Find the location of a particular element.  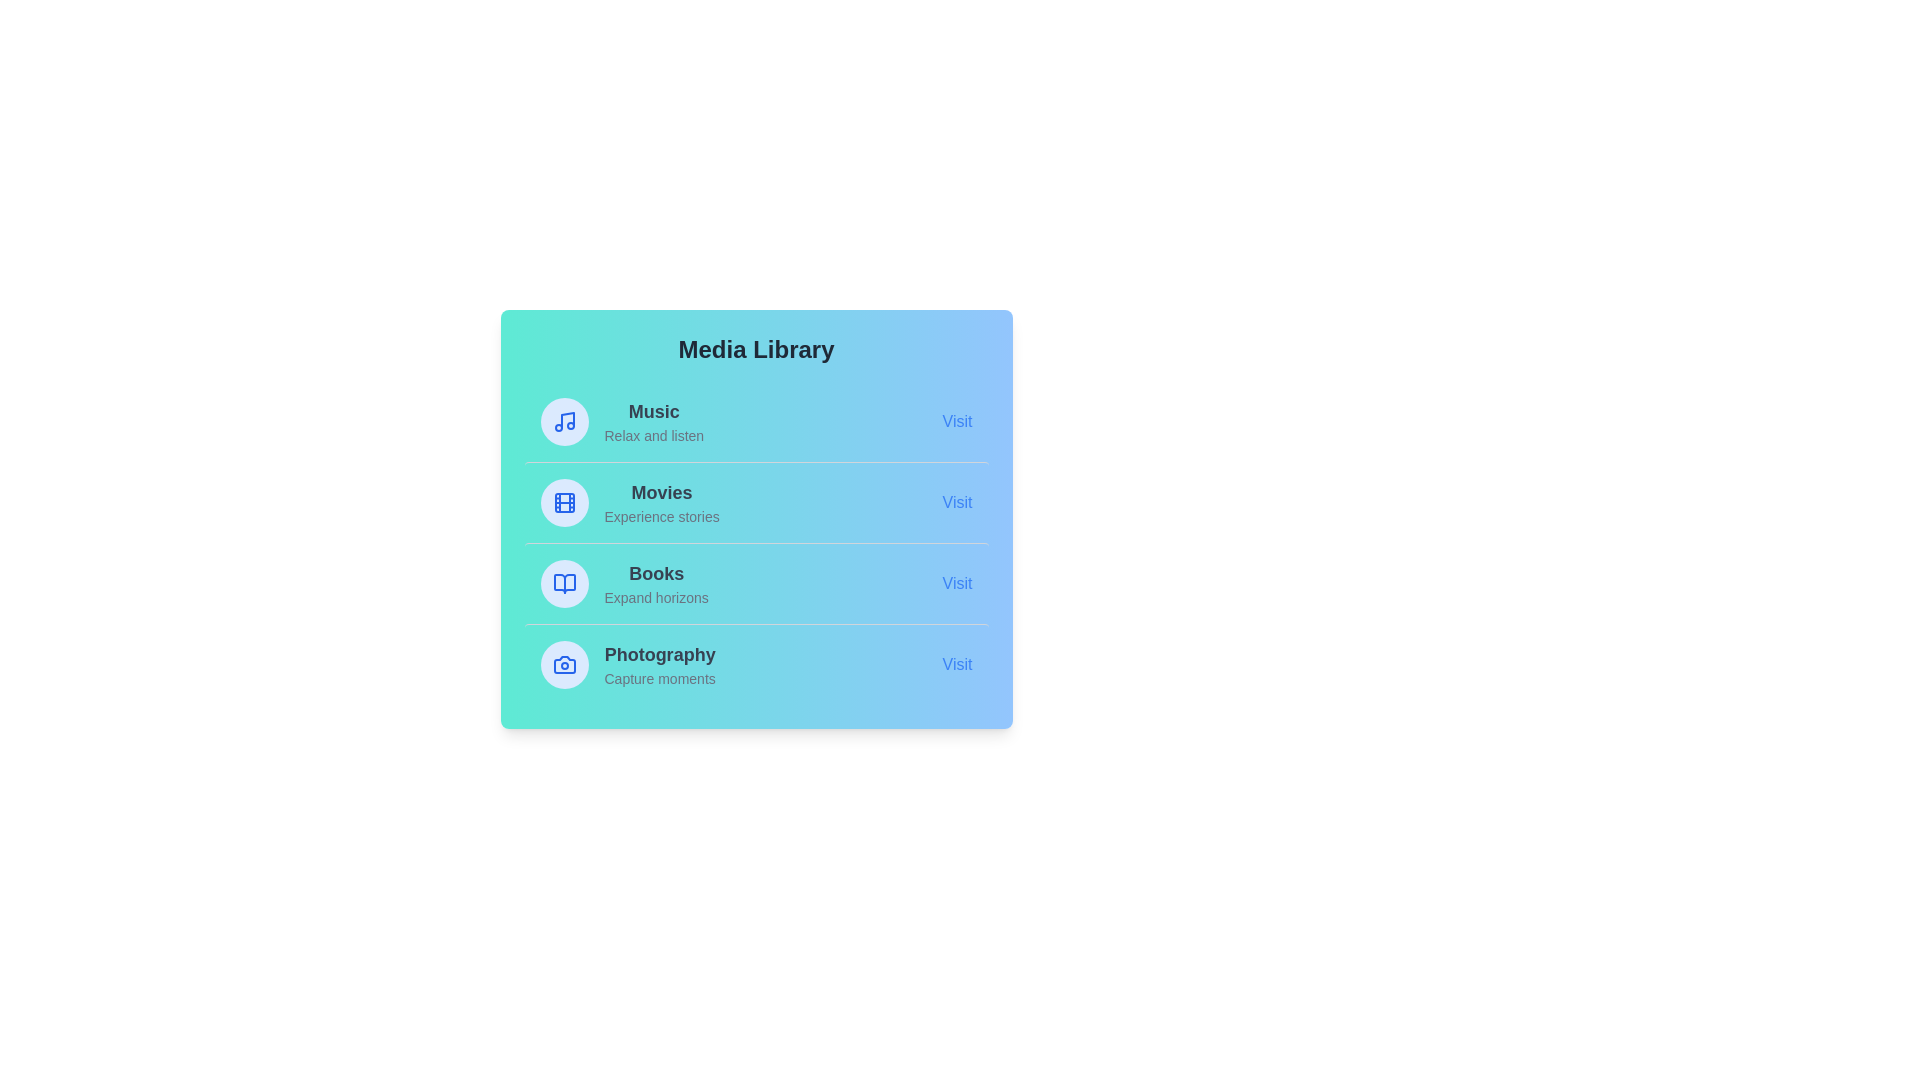

the icon representing Movies in the Media Library is located at coordinates (563, 501).